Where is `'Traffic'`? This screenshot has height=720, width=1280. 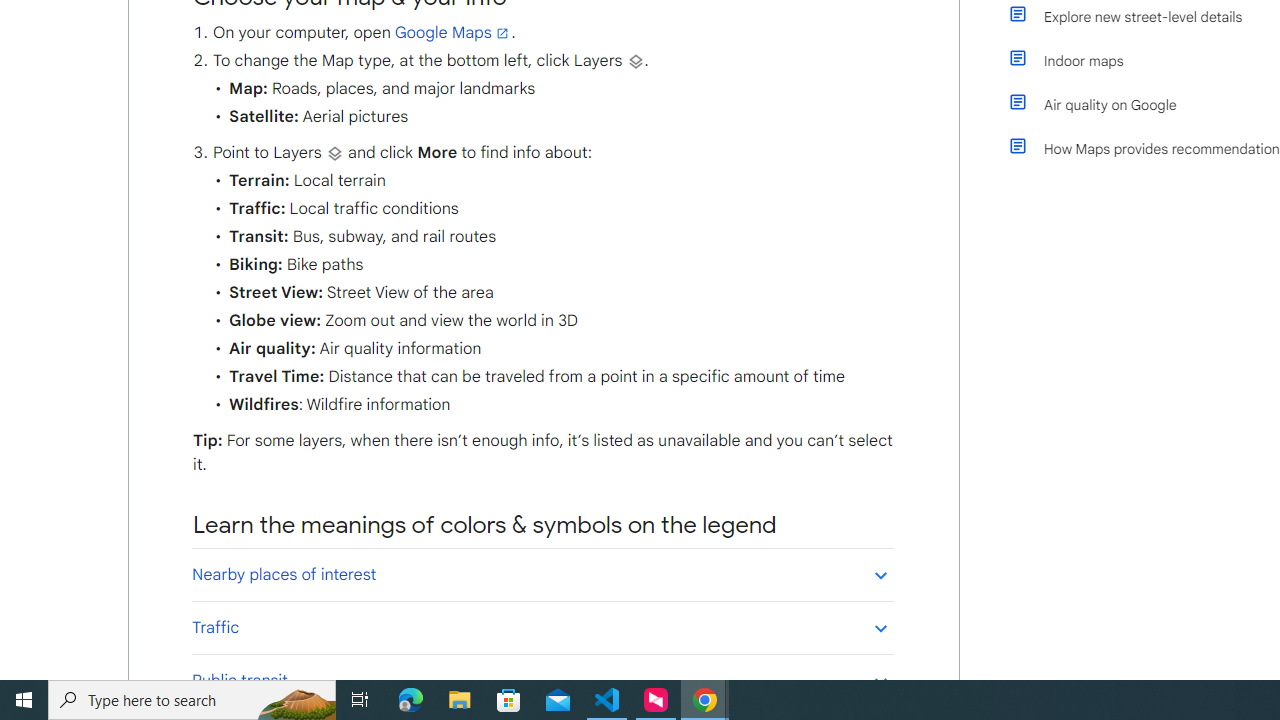
'Traffic' is located at coordinates (542, 626).